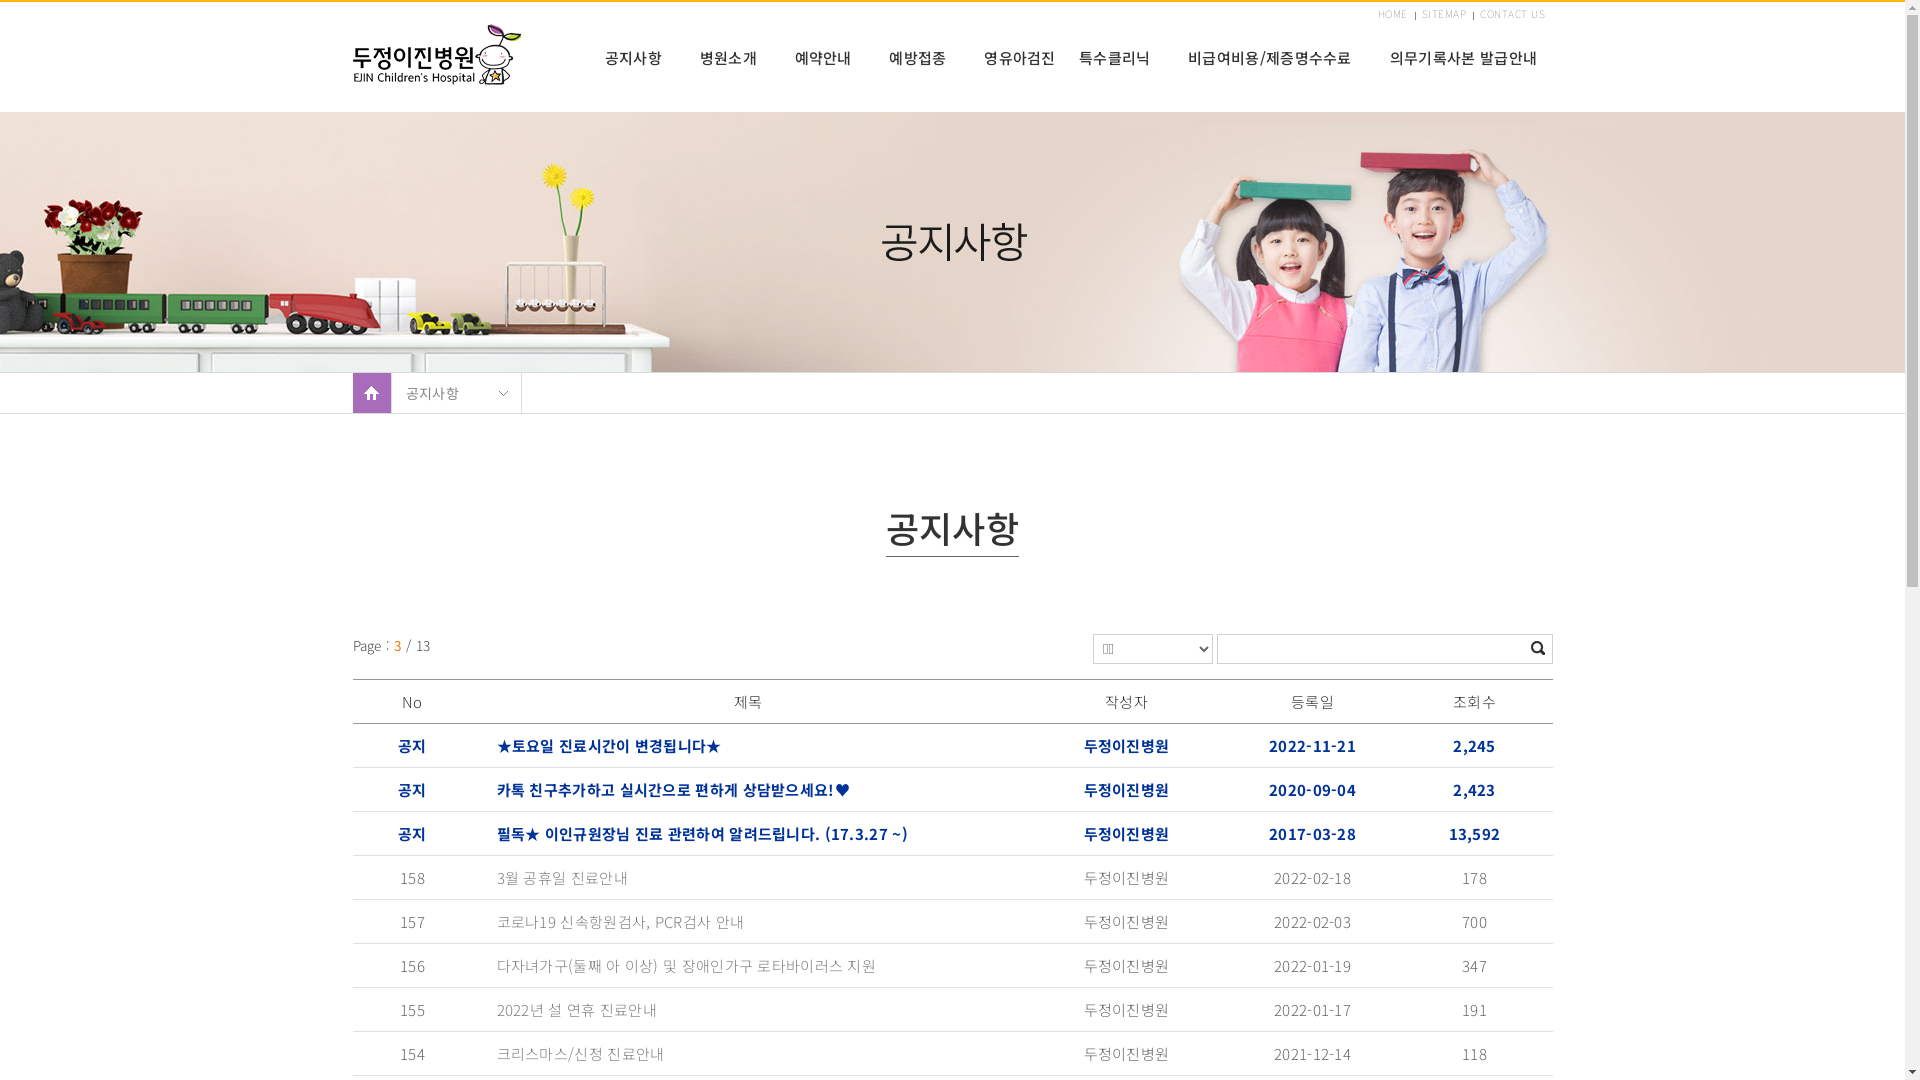  Describe the element at coordinates (1512, 14) in the screenshot. I see `'CONTACT US'` at that location.